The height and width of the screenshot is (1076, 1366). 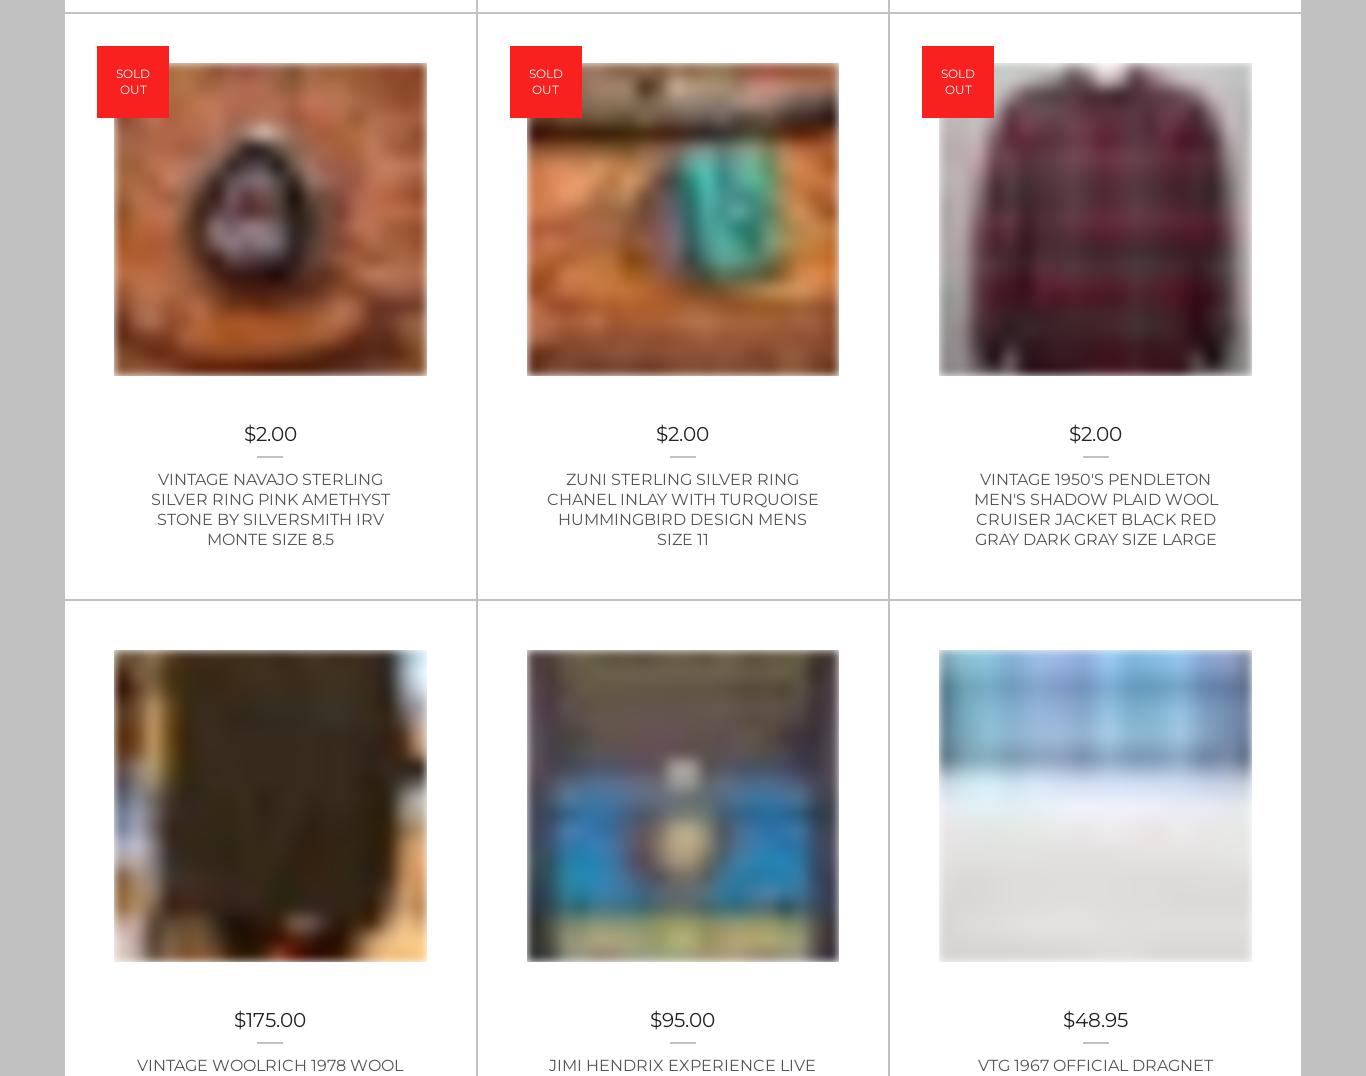 I want to click on '48.95', so click(x=1100, y=1019).